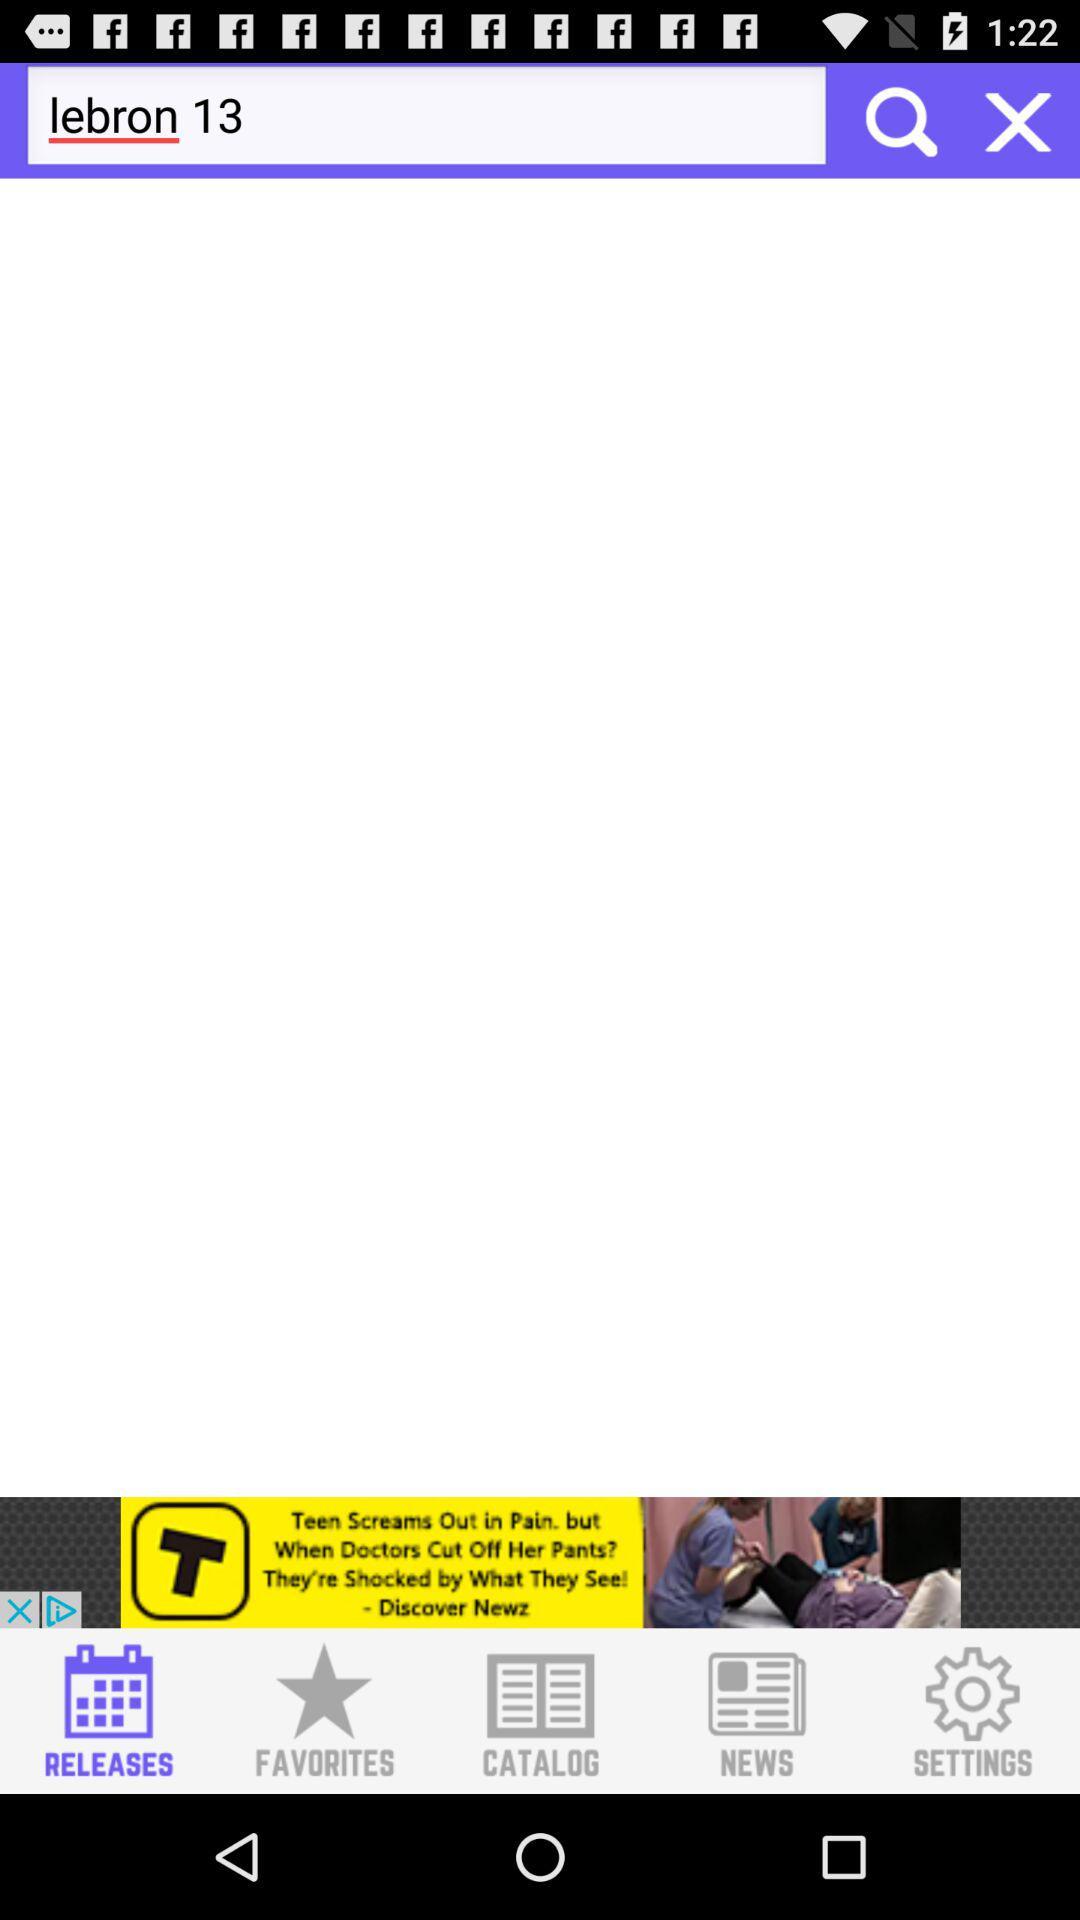 This screenshot has height=1920, width=1080. Describe the element at coordinates (540, 1710) in the screenshot. I see `catalog` at that location.